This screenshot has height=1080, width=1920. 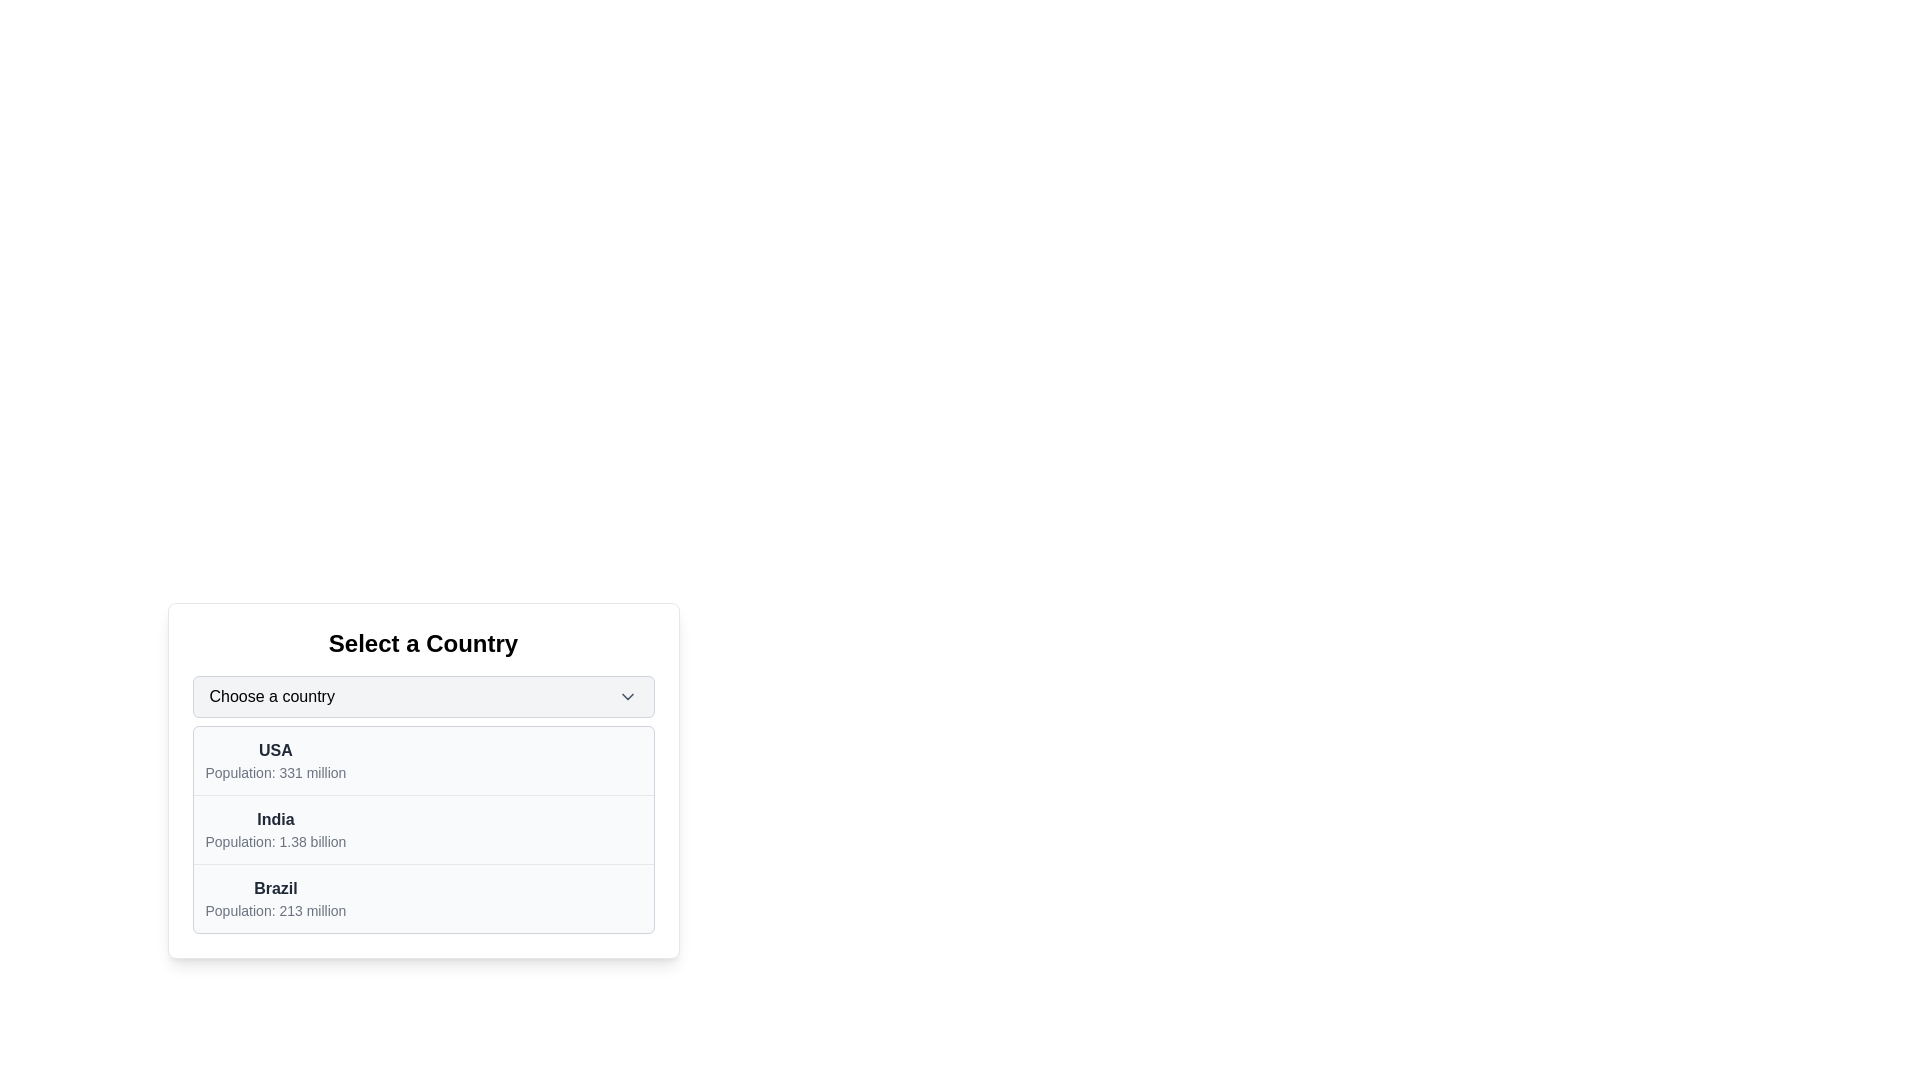 What do you see at coordinates (422, 779) in the screenshot?
I see `population details from the dropdown menu labeled 'Choose a country' that contains options for USA, India, and Brazil` at bounding box center [422, 779].